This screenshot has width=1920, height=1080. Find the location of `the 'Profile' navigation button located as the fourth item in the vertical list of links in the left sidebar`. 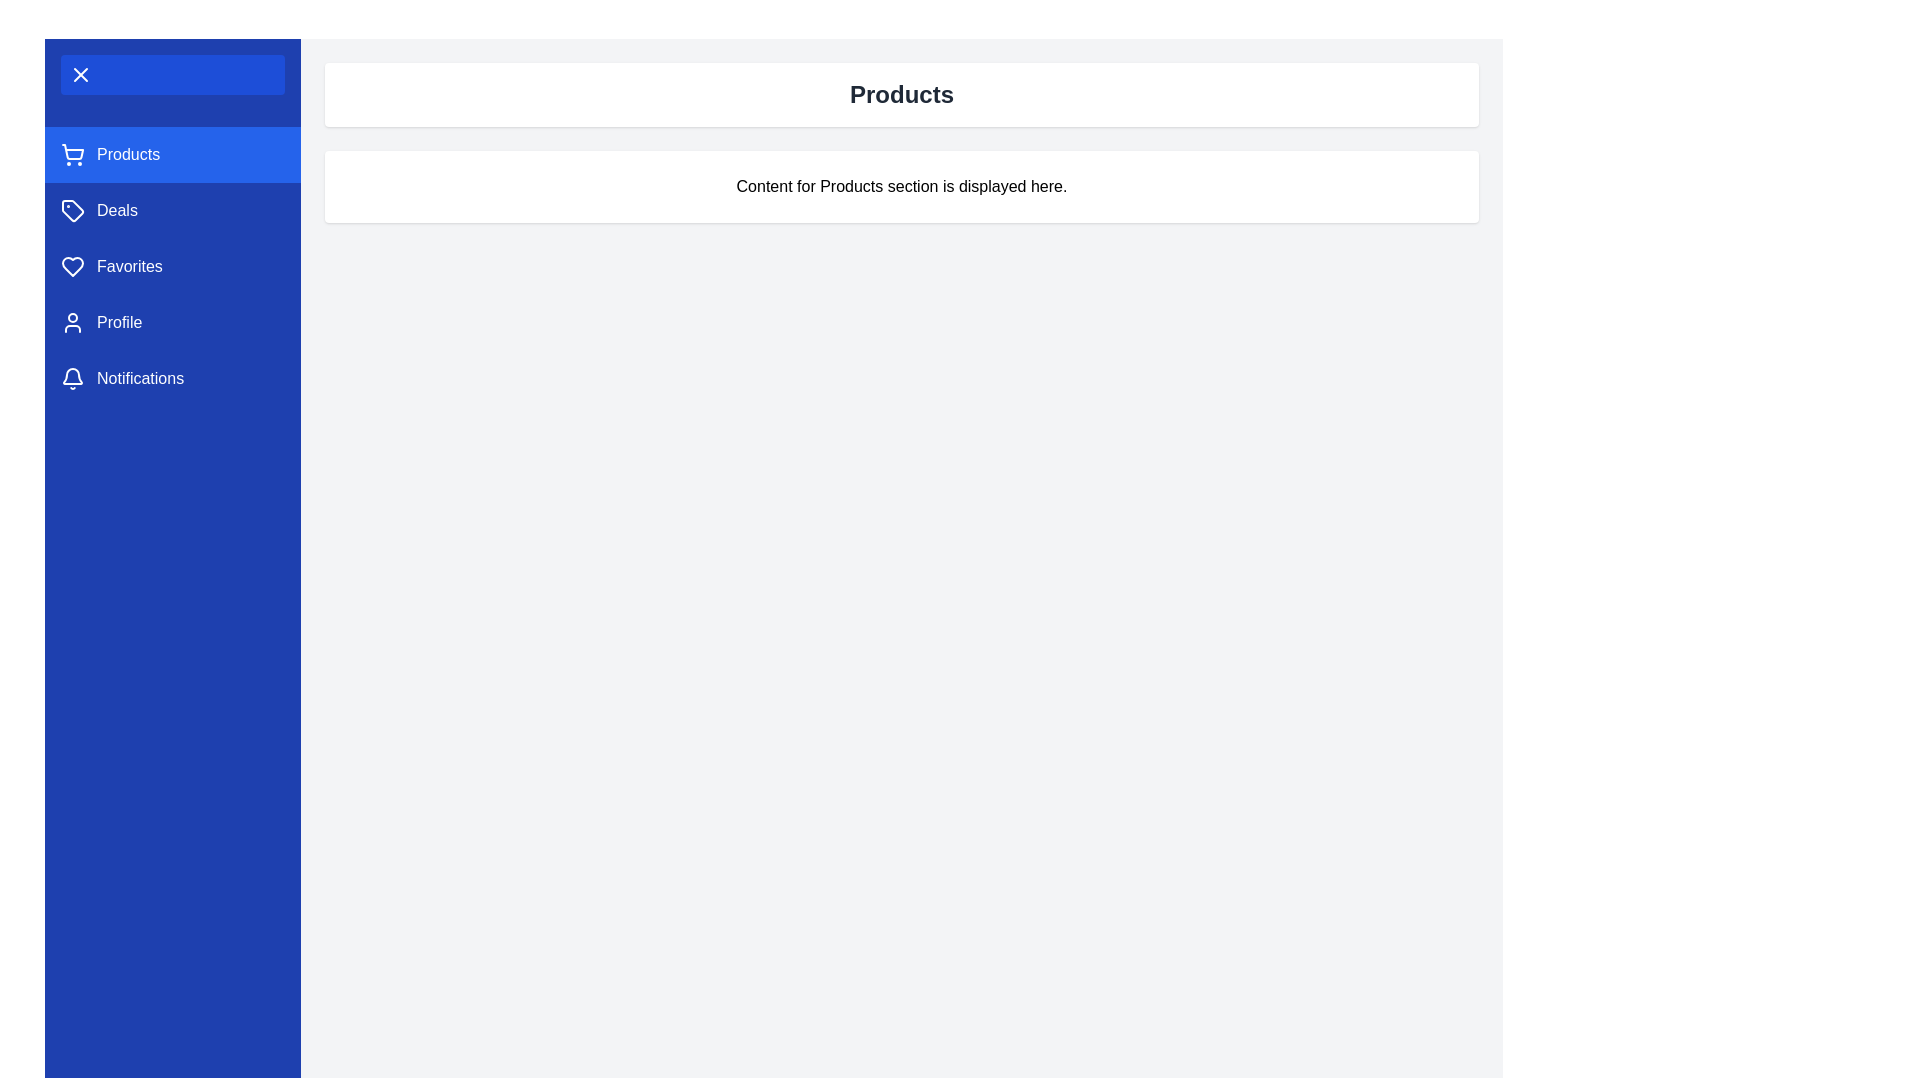

the 'Profile' navigation button located as the fourth item in the vertical list of links in the left sidebar is located at coordinates (172, 322).